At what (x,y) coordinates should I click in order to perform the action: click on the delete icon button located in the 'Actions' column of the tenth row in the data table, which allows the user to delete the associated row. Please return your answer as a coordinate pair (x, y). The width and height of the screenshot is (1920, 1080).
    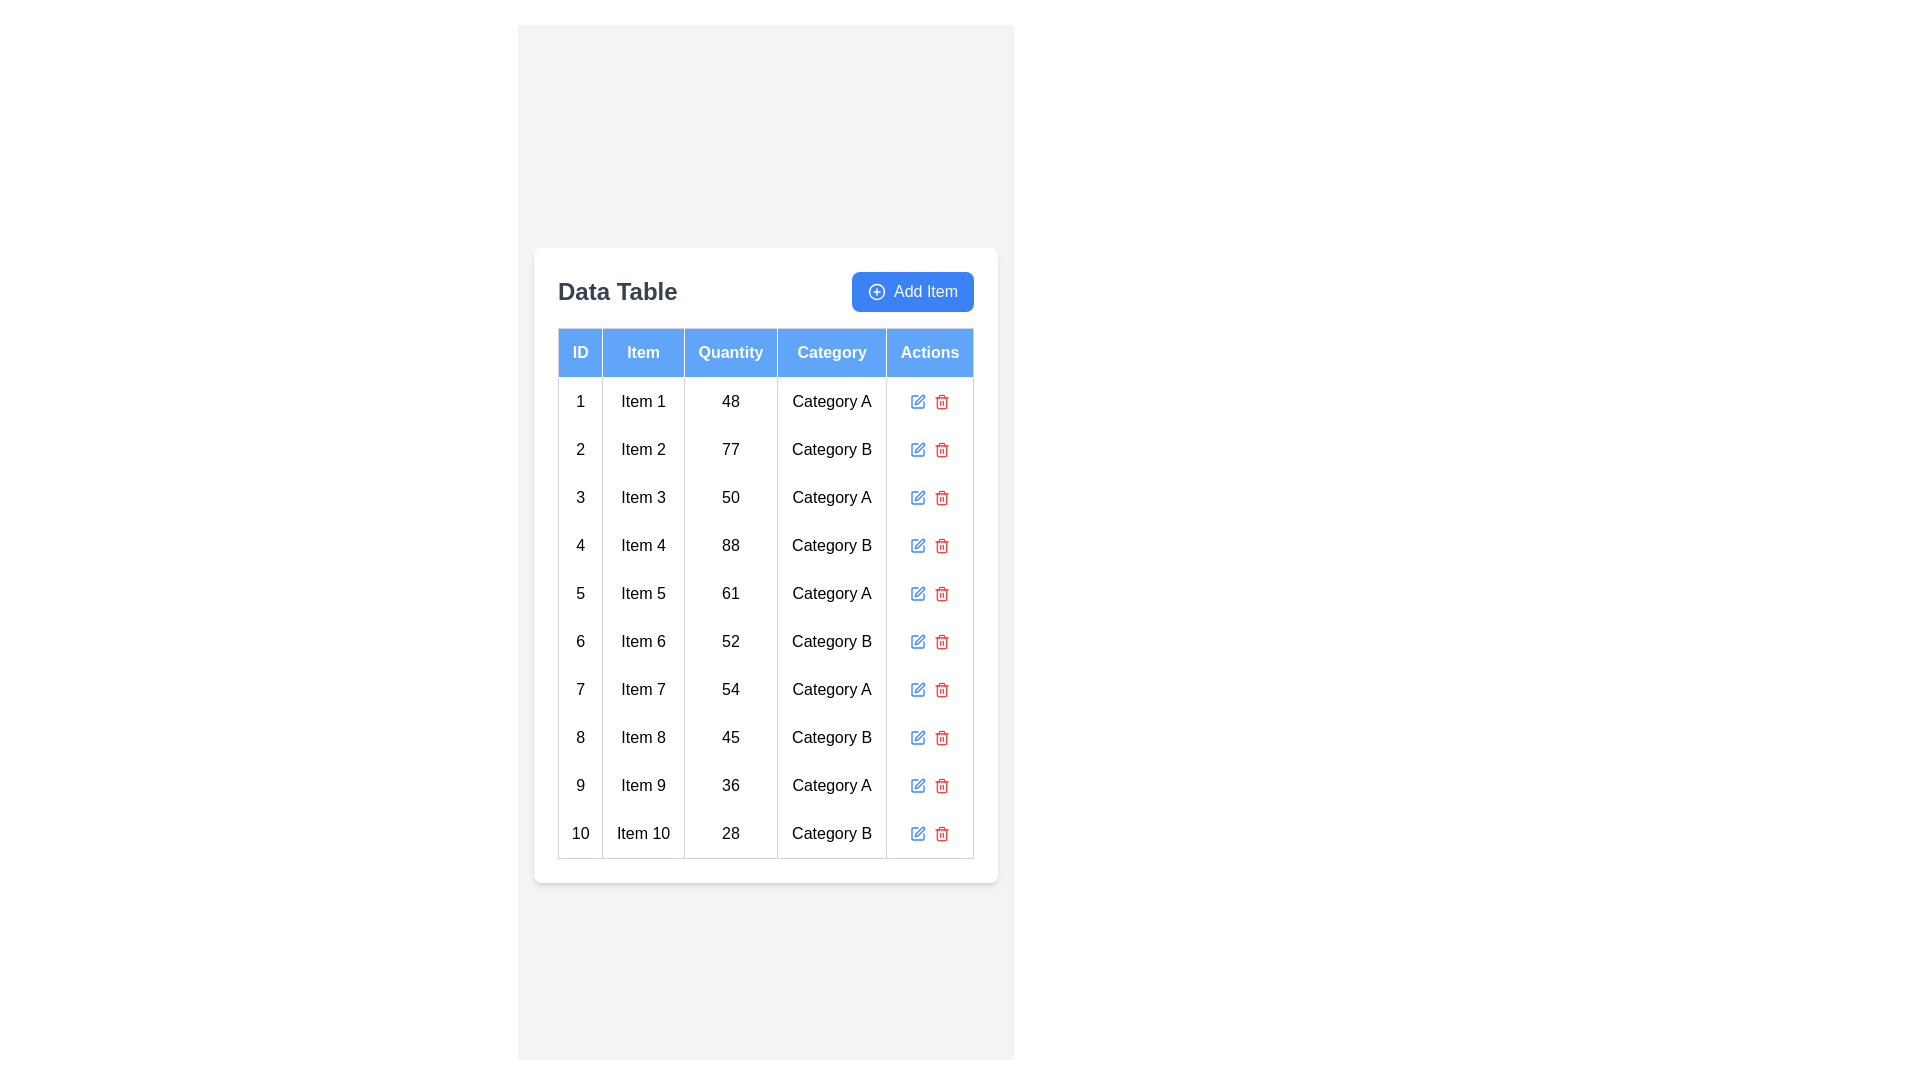
    Looking at the image, I should click on (941, 833).